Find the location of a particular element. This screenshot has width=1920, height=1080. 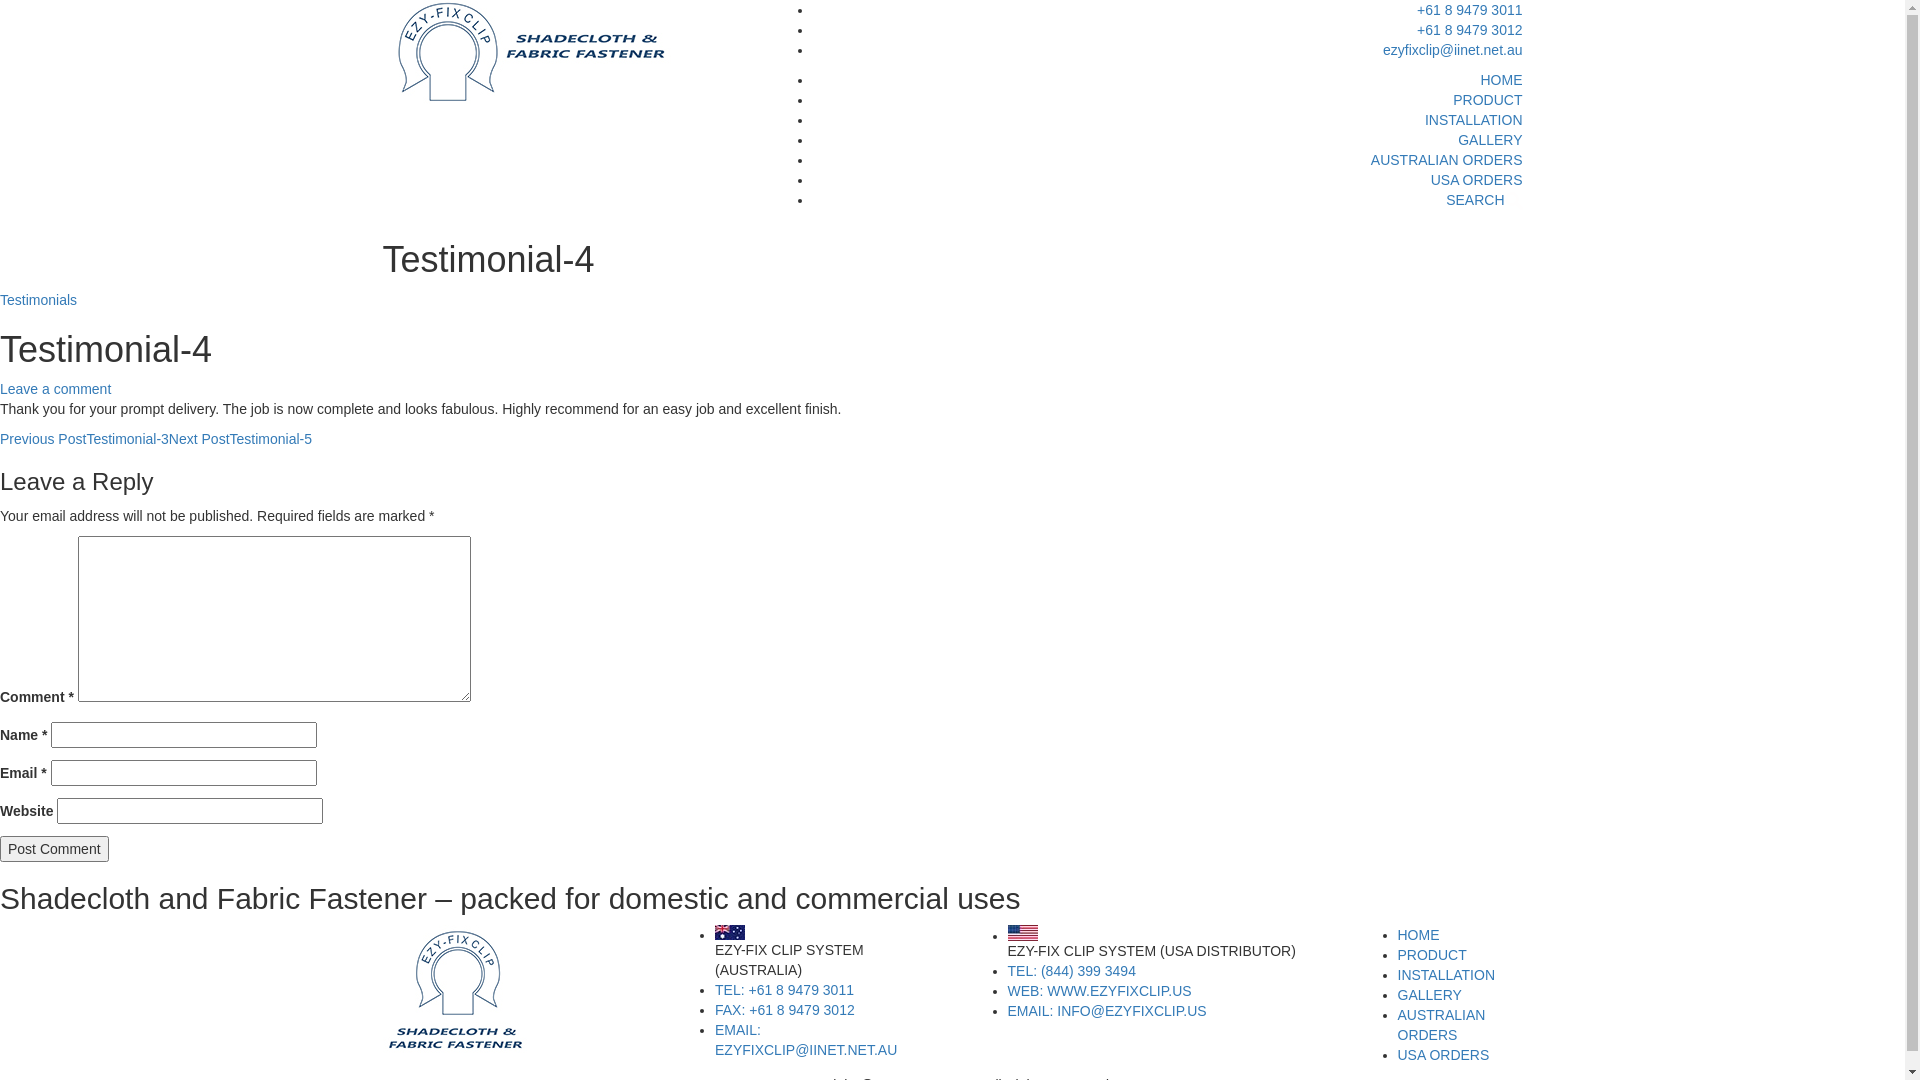

'GALLERY' is located at coordinates (1429, 995).